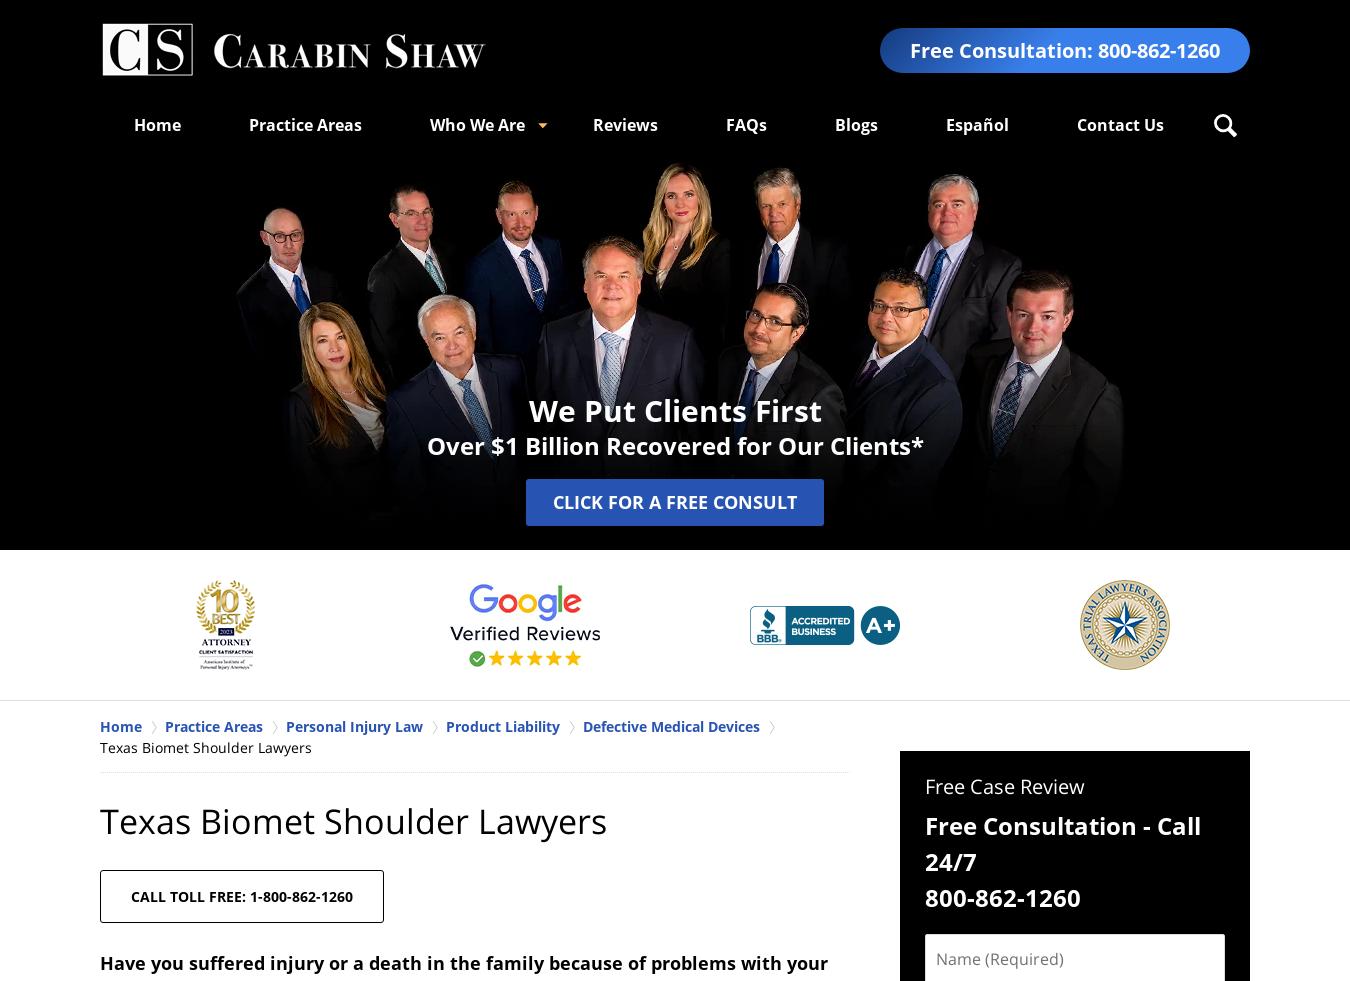 This screenshot has width=1350, height=981. What do you see at coordinates (944, 123) in the screenshot?
I see `'Español'` at bounding box center [944, 123].